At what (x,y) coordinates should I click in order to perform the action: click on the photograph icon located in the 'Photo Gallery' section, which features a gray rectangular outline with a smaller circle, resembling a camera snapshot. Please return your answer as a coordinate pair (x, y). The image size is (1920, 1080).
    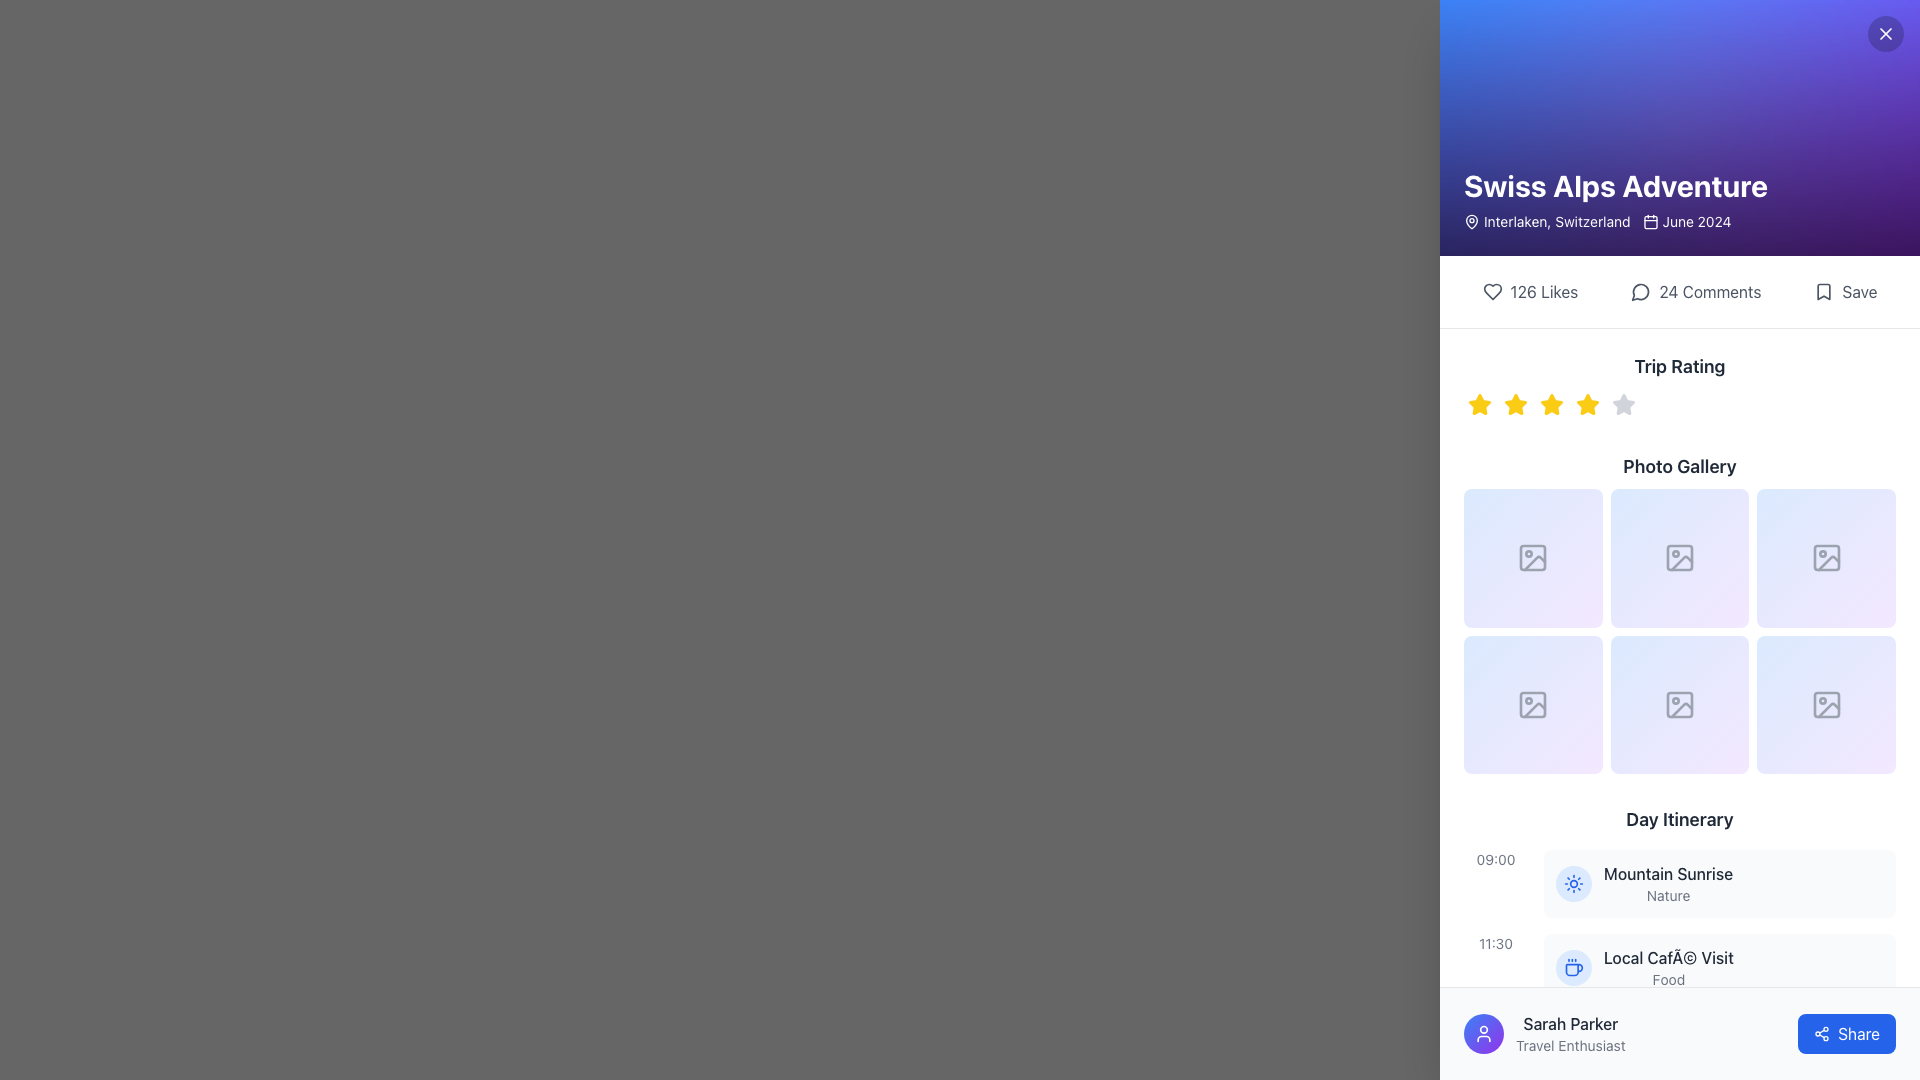
    Looking at the image, I should click on (1532, 558).